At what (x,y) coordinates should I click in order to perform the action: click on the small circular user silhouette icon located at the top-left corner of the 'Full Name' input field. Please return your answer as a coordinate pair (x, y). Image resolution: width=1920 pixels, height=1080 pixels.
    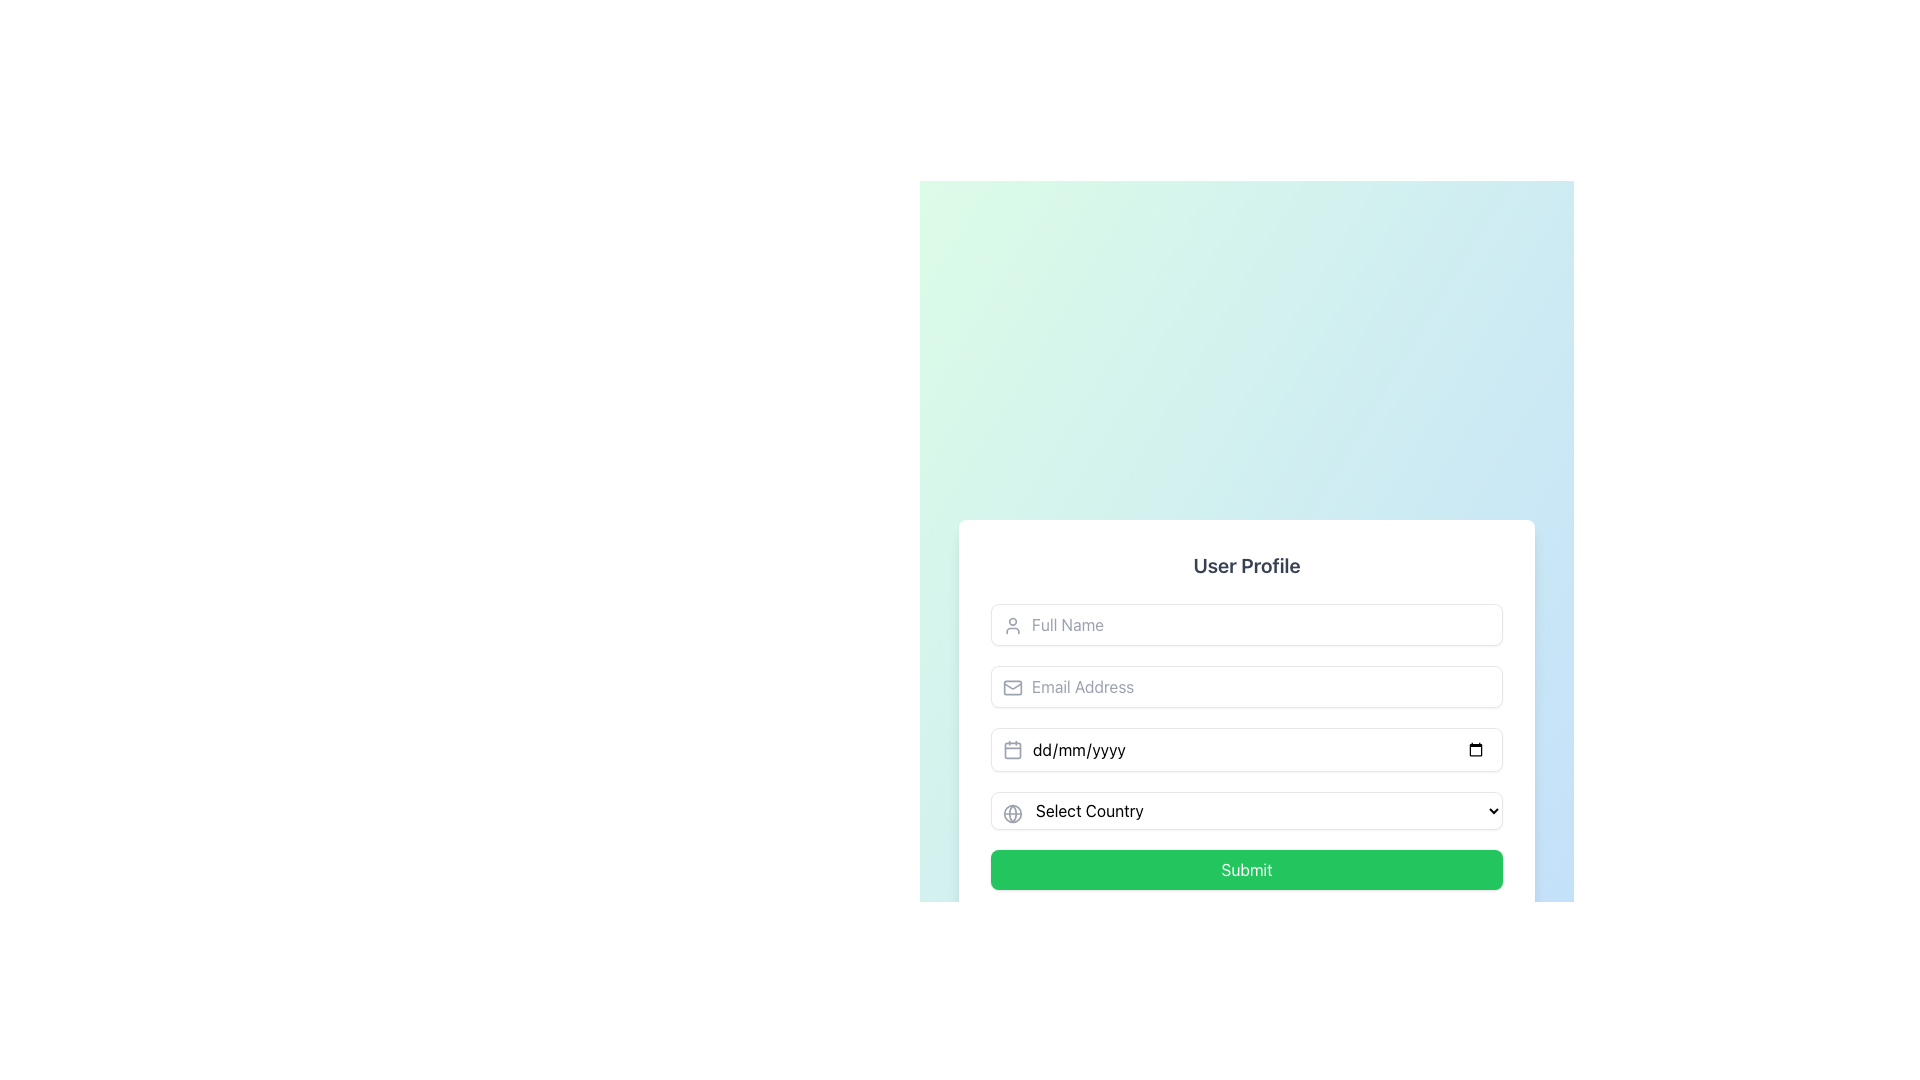
    Looking at the image, I should click on (1012, 624).